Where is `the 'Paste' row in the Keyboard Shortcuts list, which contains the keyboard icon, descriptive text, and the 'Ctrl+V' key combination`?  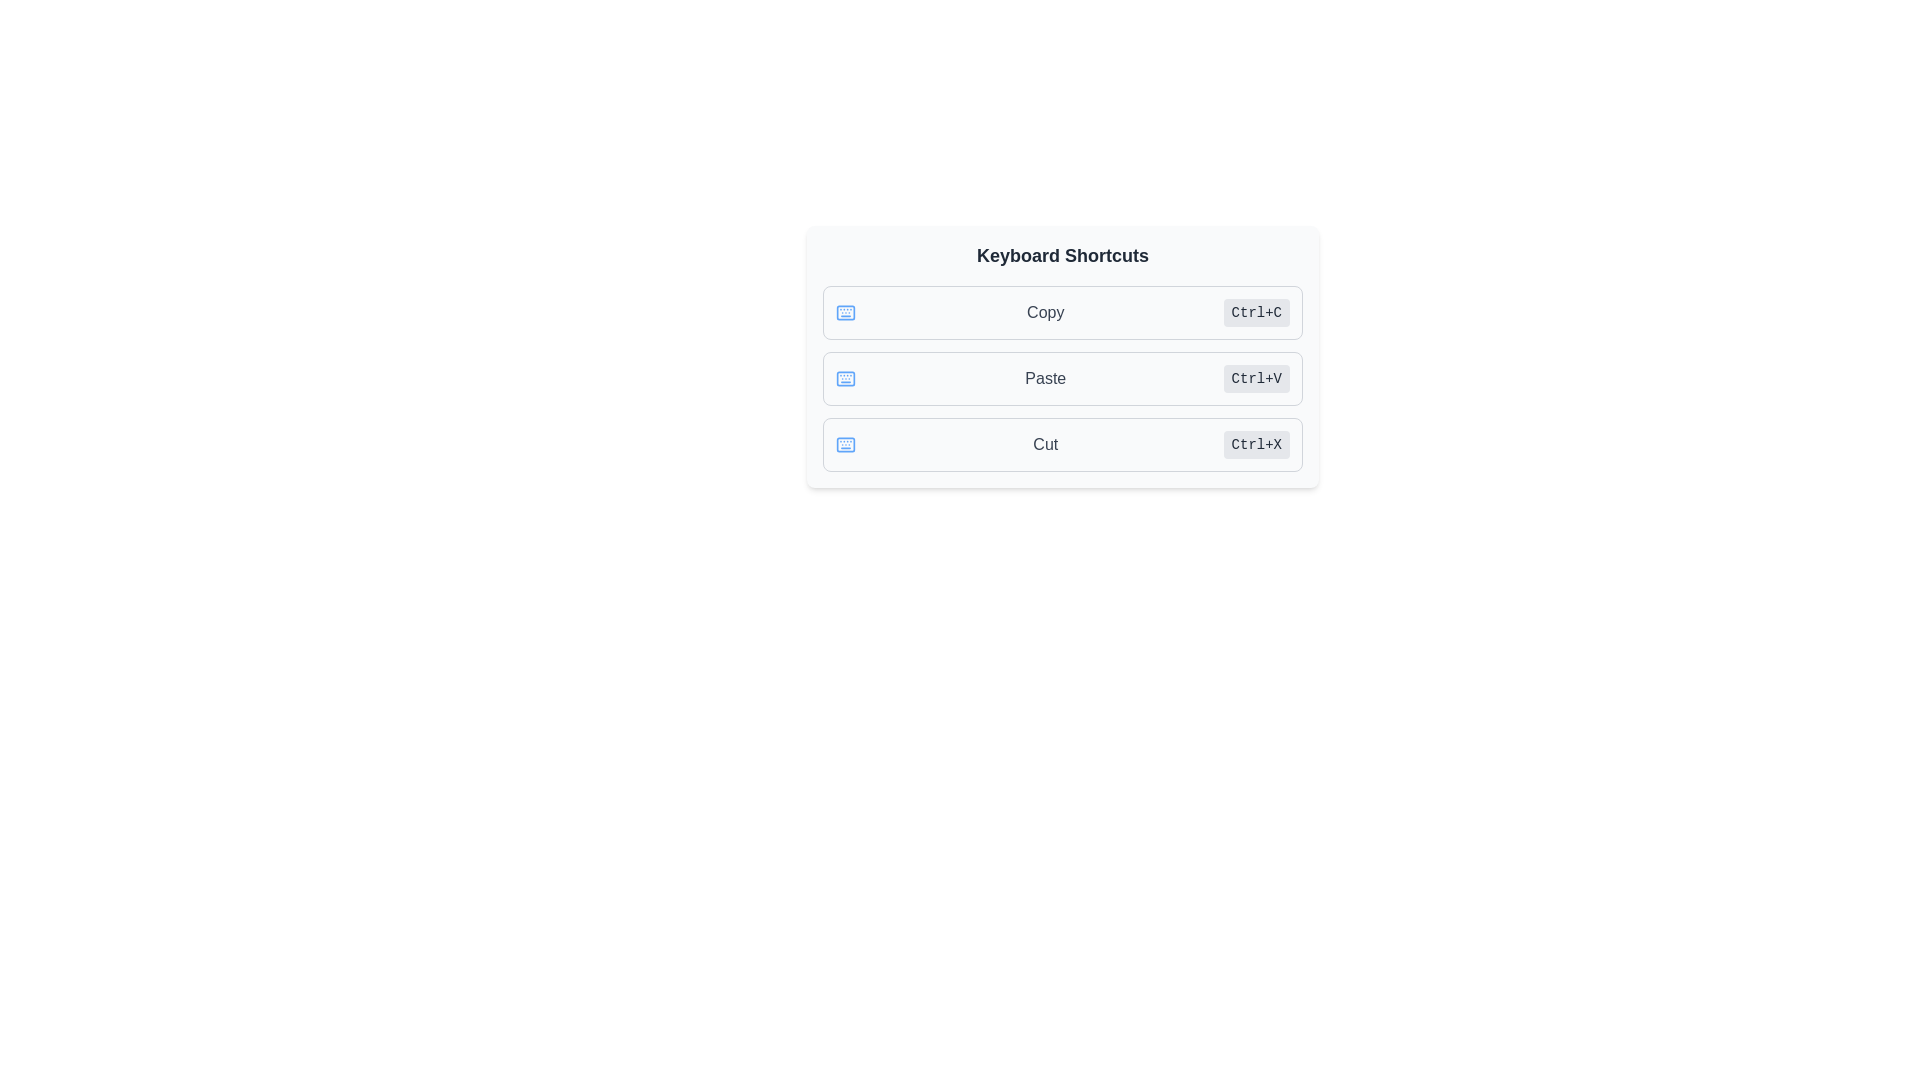
the 'Paste' row in the Keyboard Shortcuts list, which contains the keyboard icon, descriptive text, and the 'Ctrl+V' key combination is located at coordinates (1061, 378).